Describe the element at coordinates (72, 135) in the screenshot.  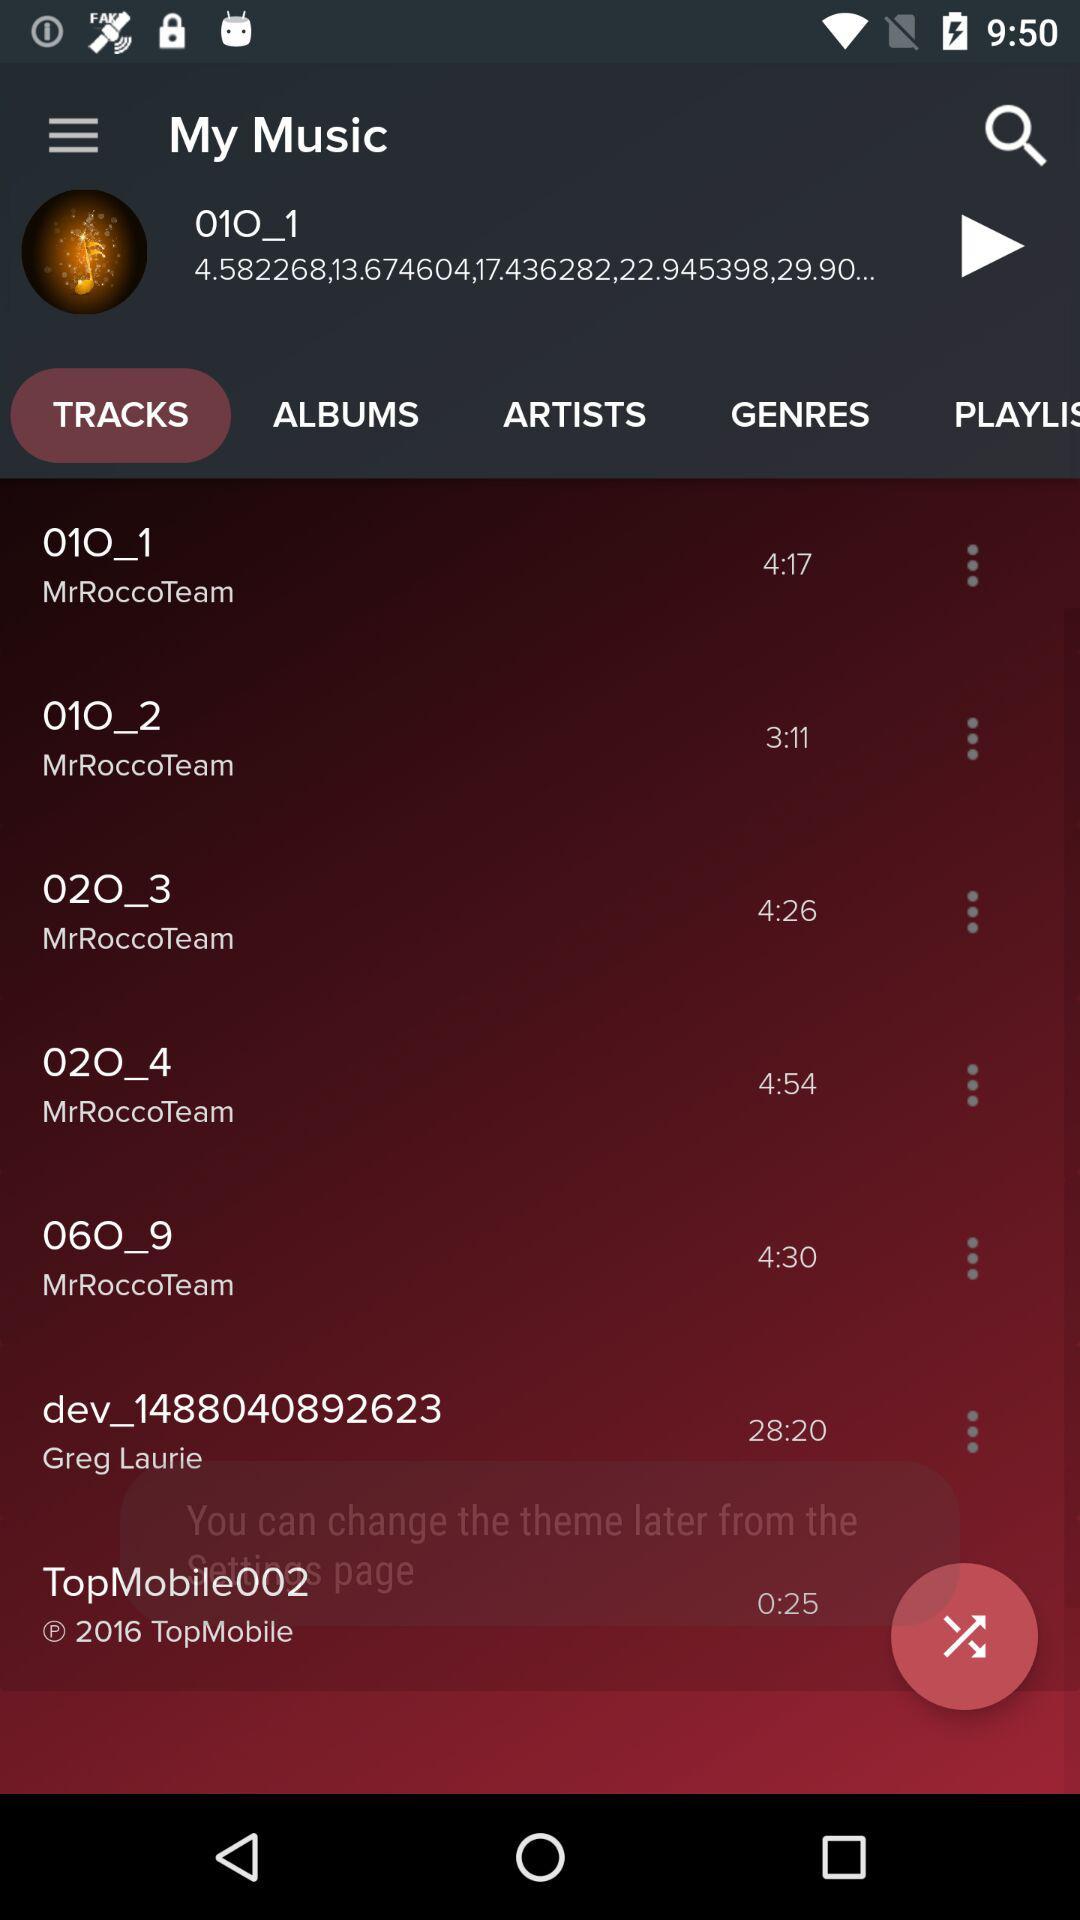
I see `icon to the left of the my music` at that location.